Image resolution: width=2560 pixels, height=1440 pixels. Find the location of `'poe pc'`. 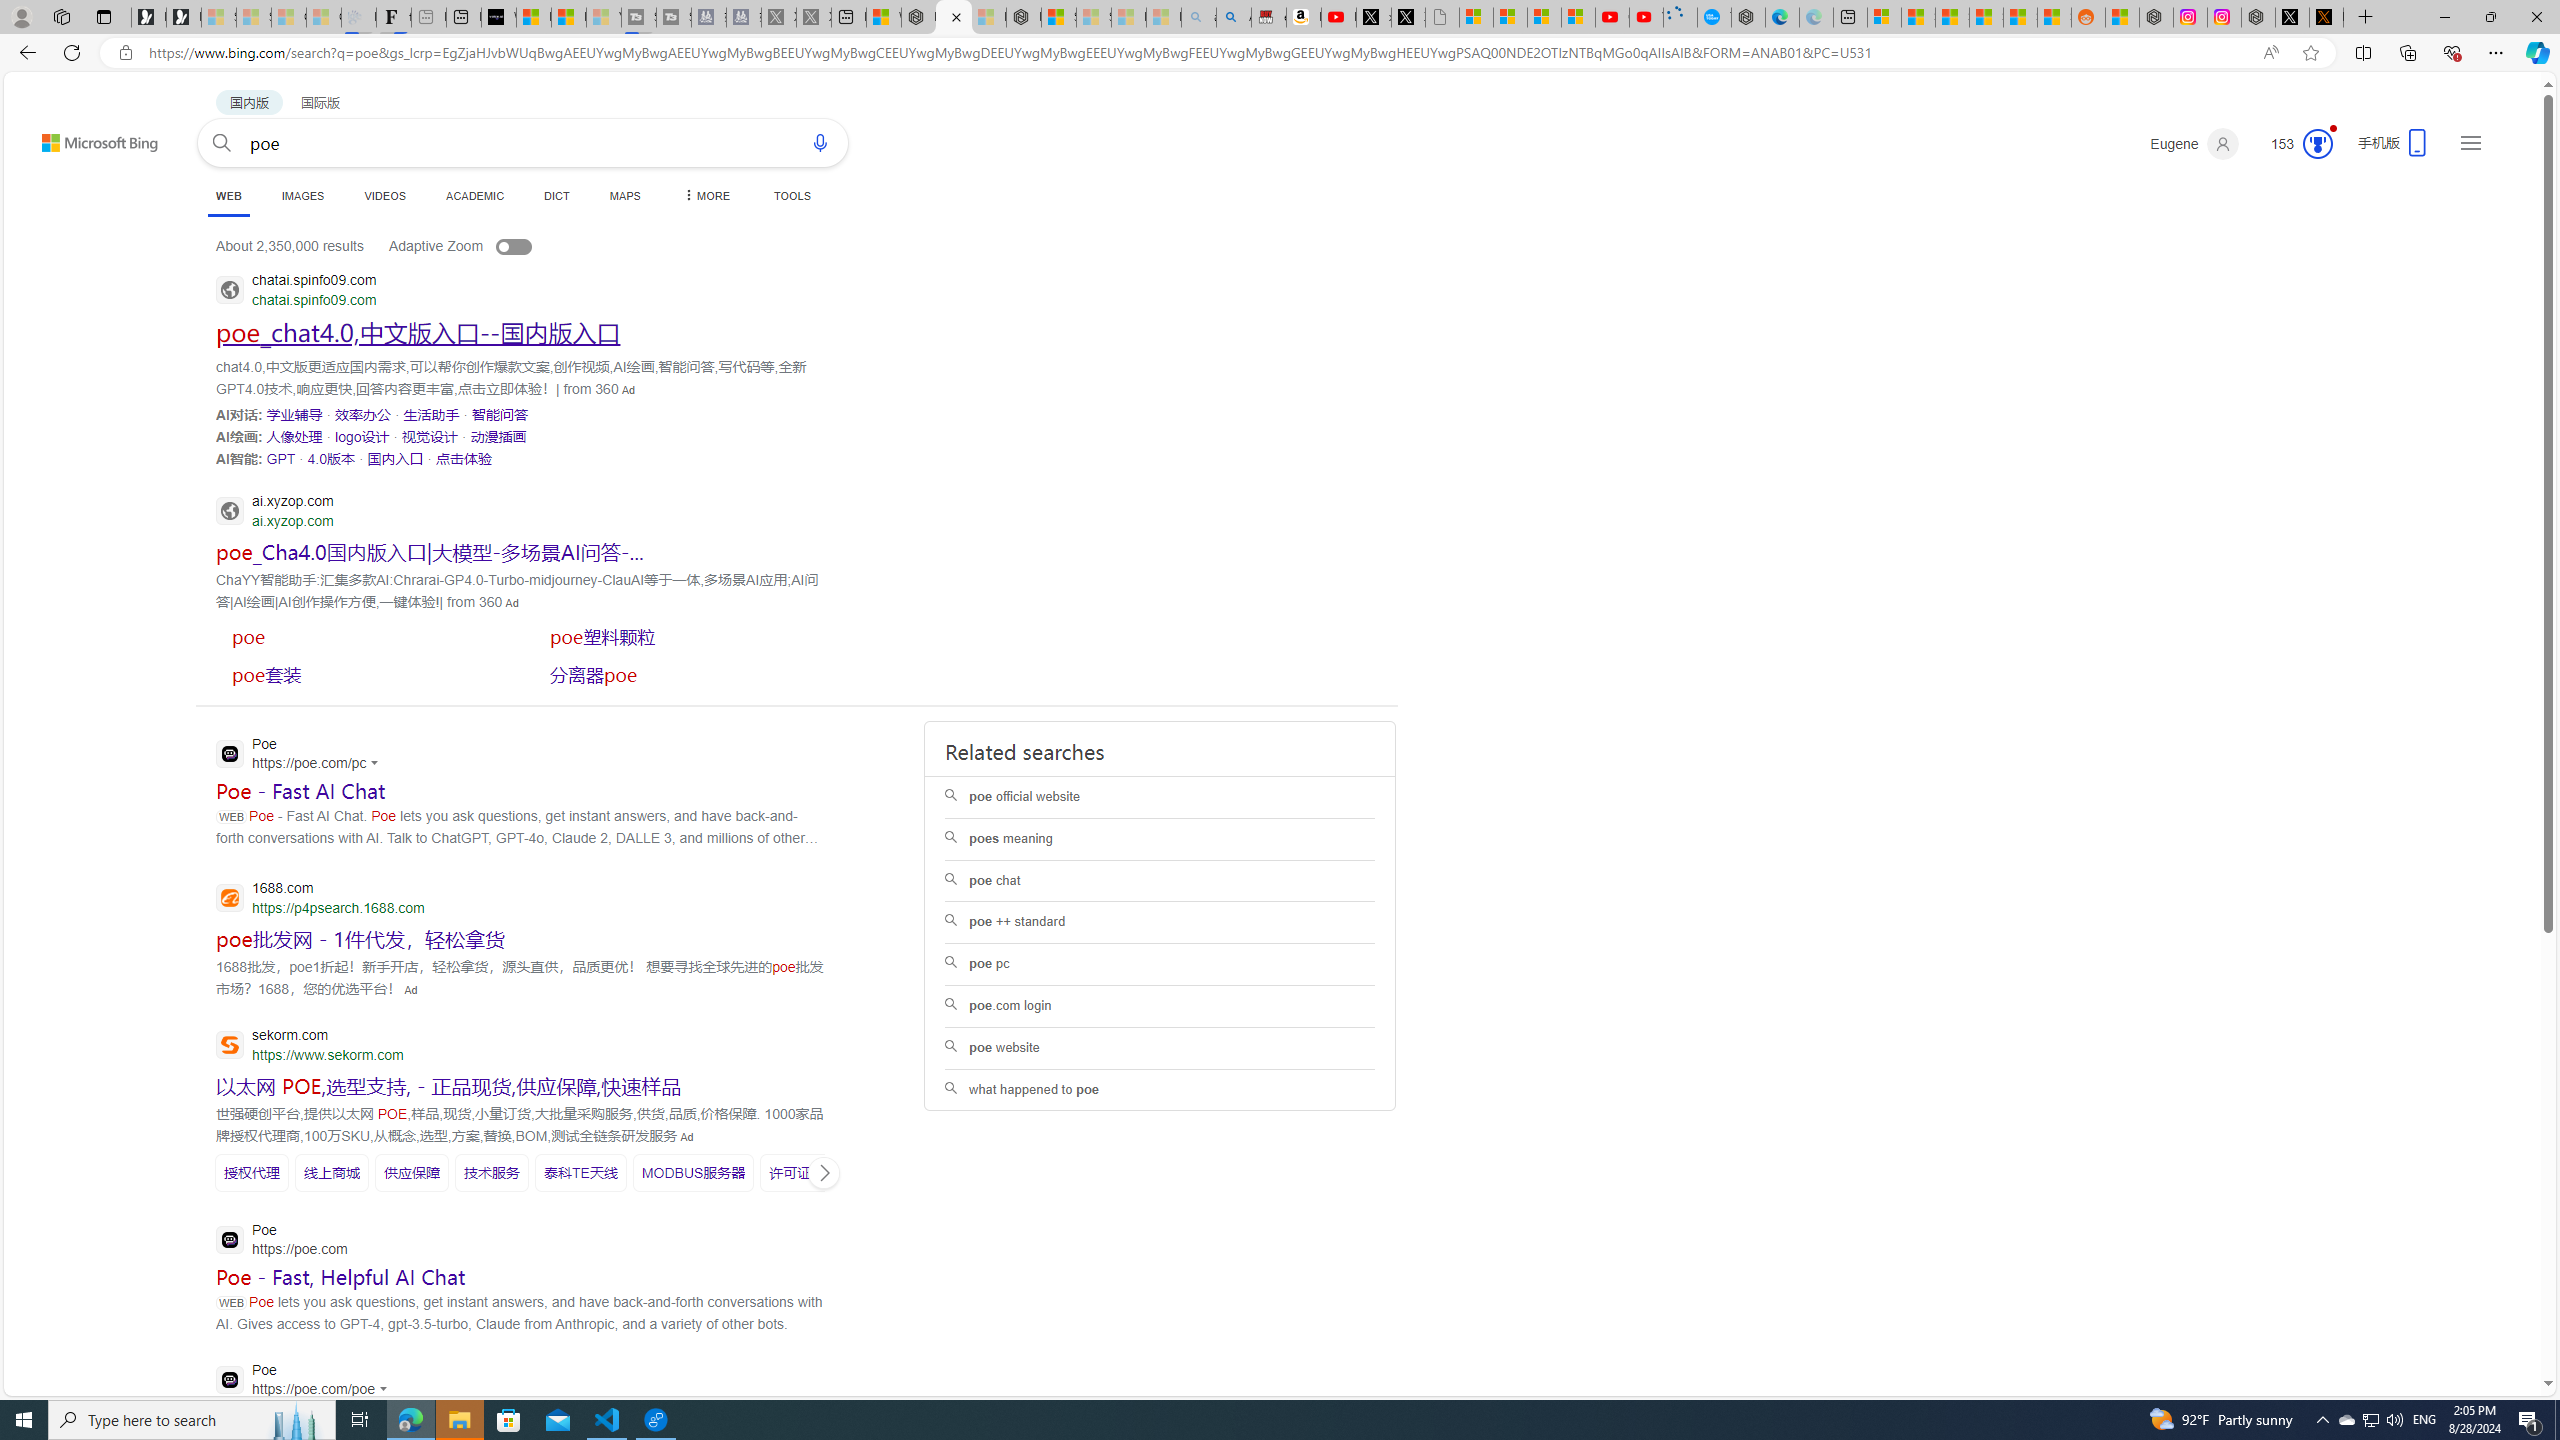

'poe pc' is located at coordinates (1158, 964).